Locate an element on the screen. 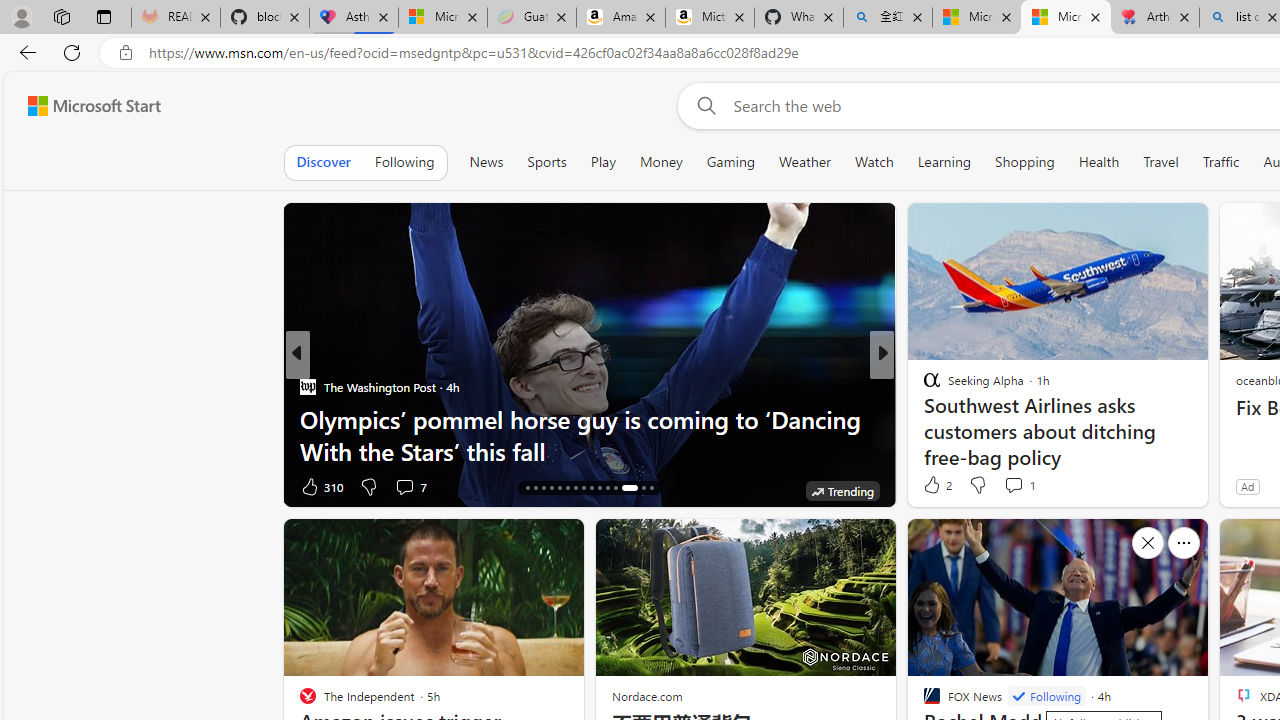 The width and height of the screenshot is (1280, 720). 'AutomationID: tab-24' is located at coordinates (591, 488).